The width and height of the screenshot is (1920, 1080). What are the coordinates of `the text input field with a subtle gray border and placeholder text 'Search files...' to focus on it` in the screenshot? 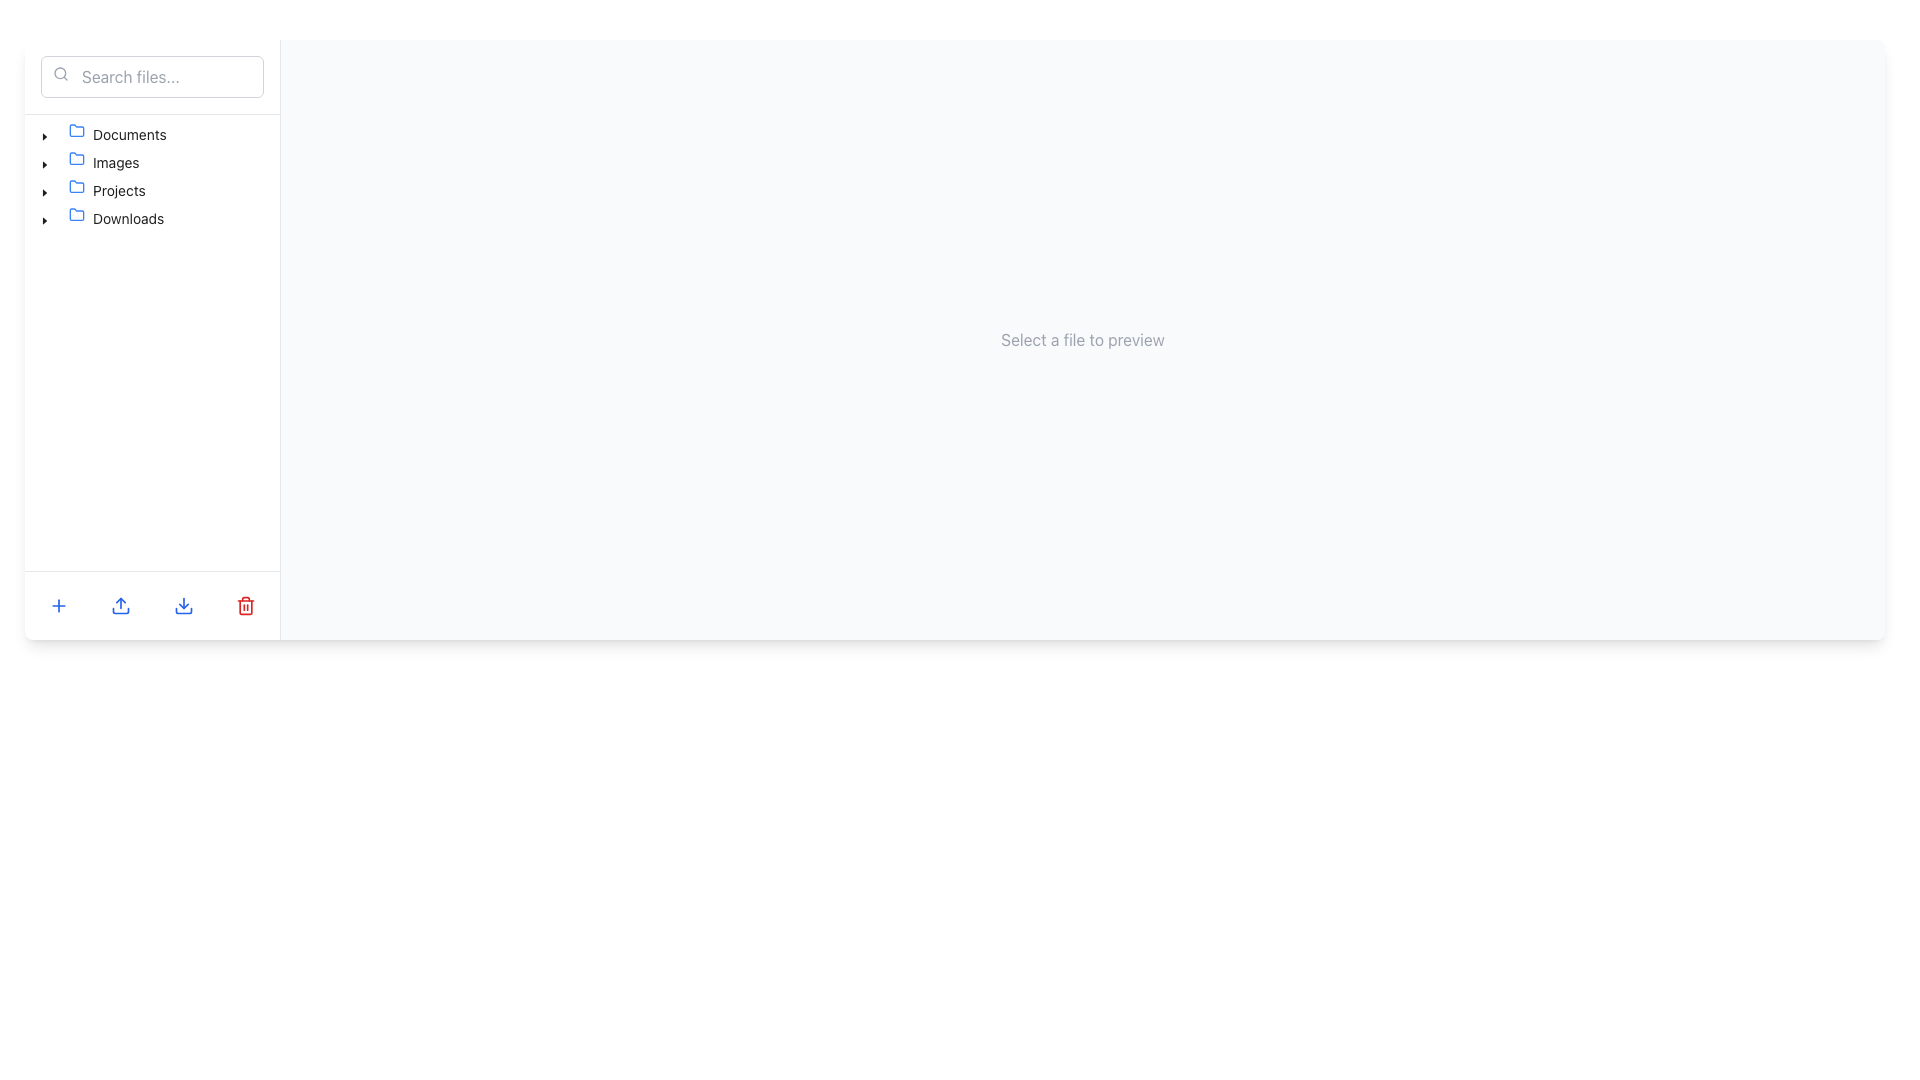 It's located at (151, 76).